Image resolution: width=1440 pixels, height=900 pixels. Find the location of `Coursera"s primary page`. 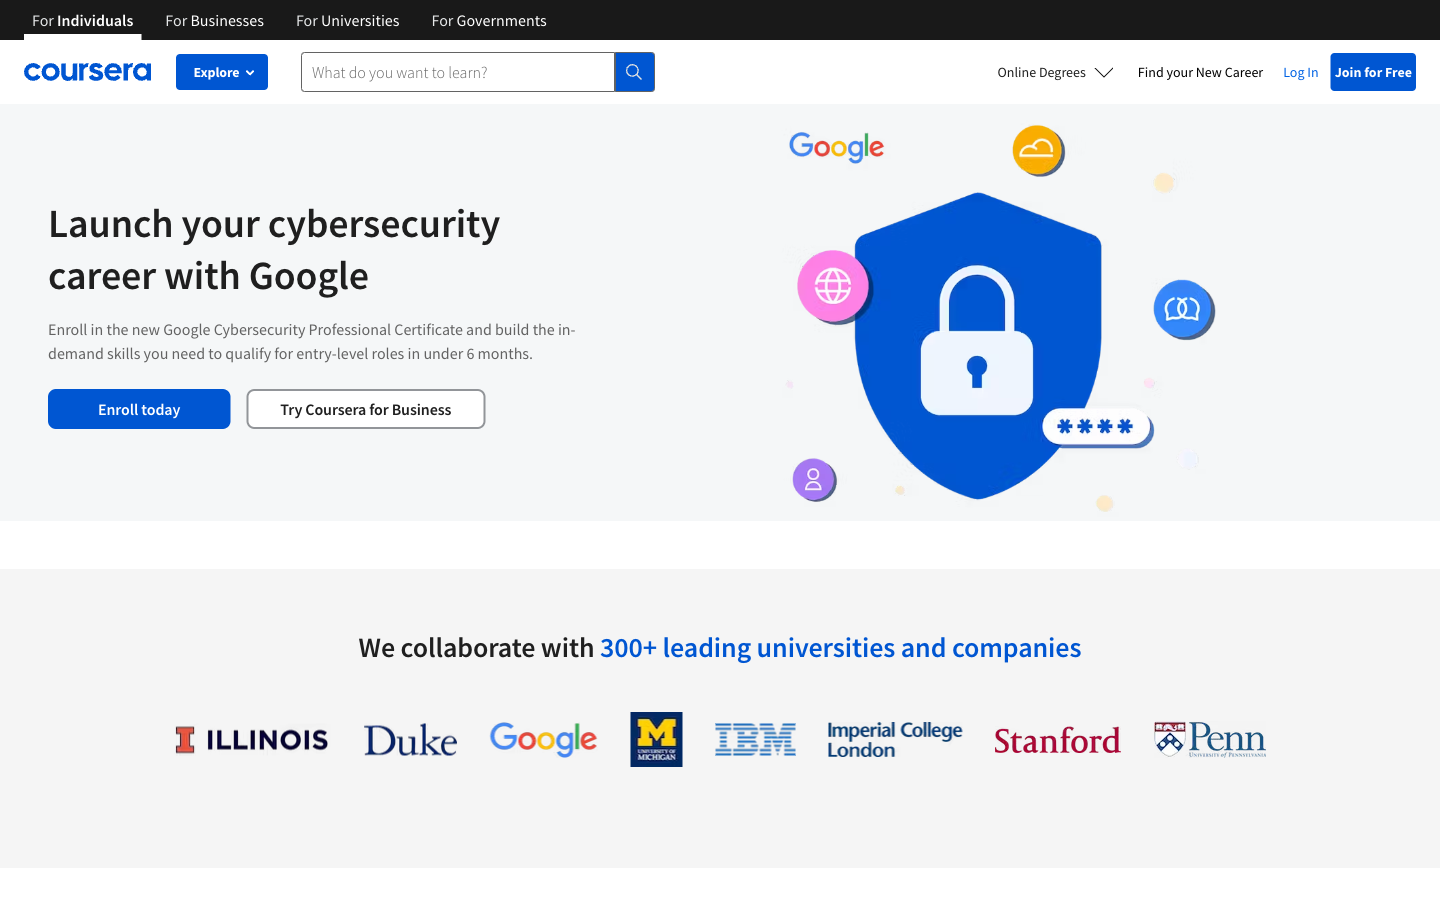

Coursera"s primary page is located at coordinates (87, 71).